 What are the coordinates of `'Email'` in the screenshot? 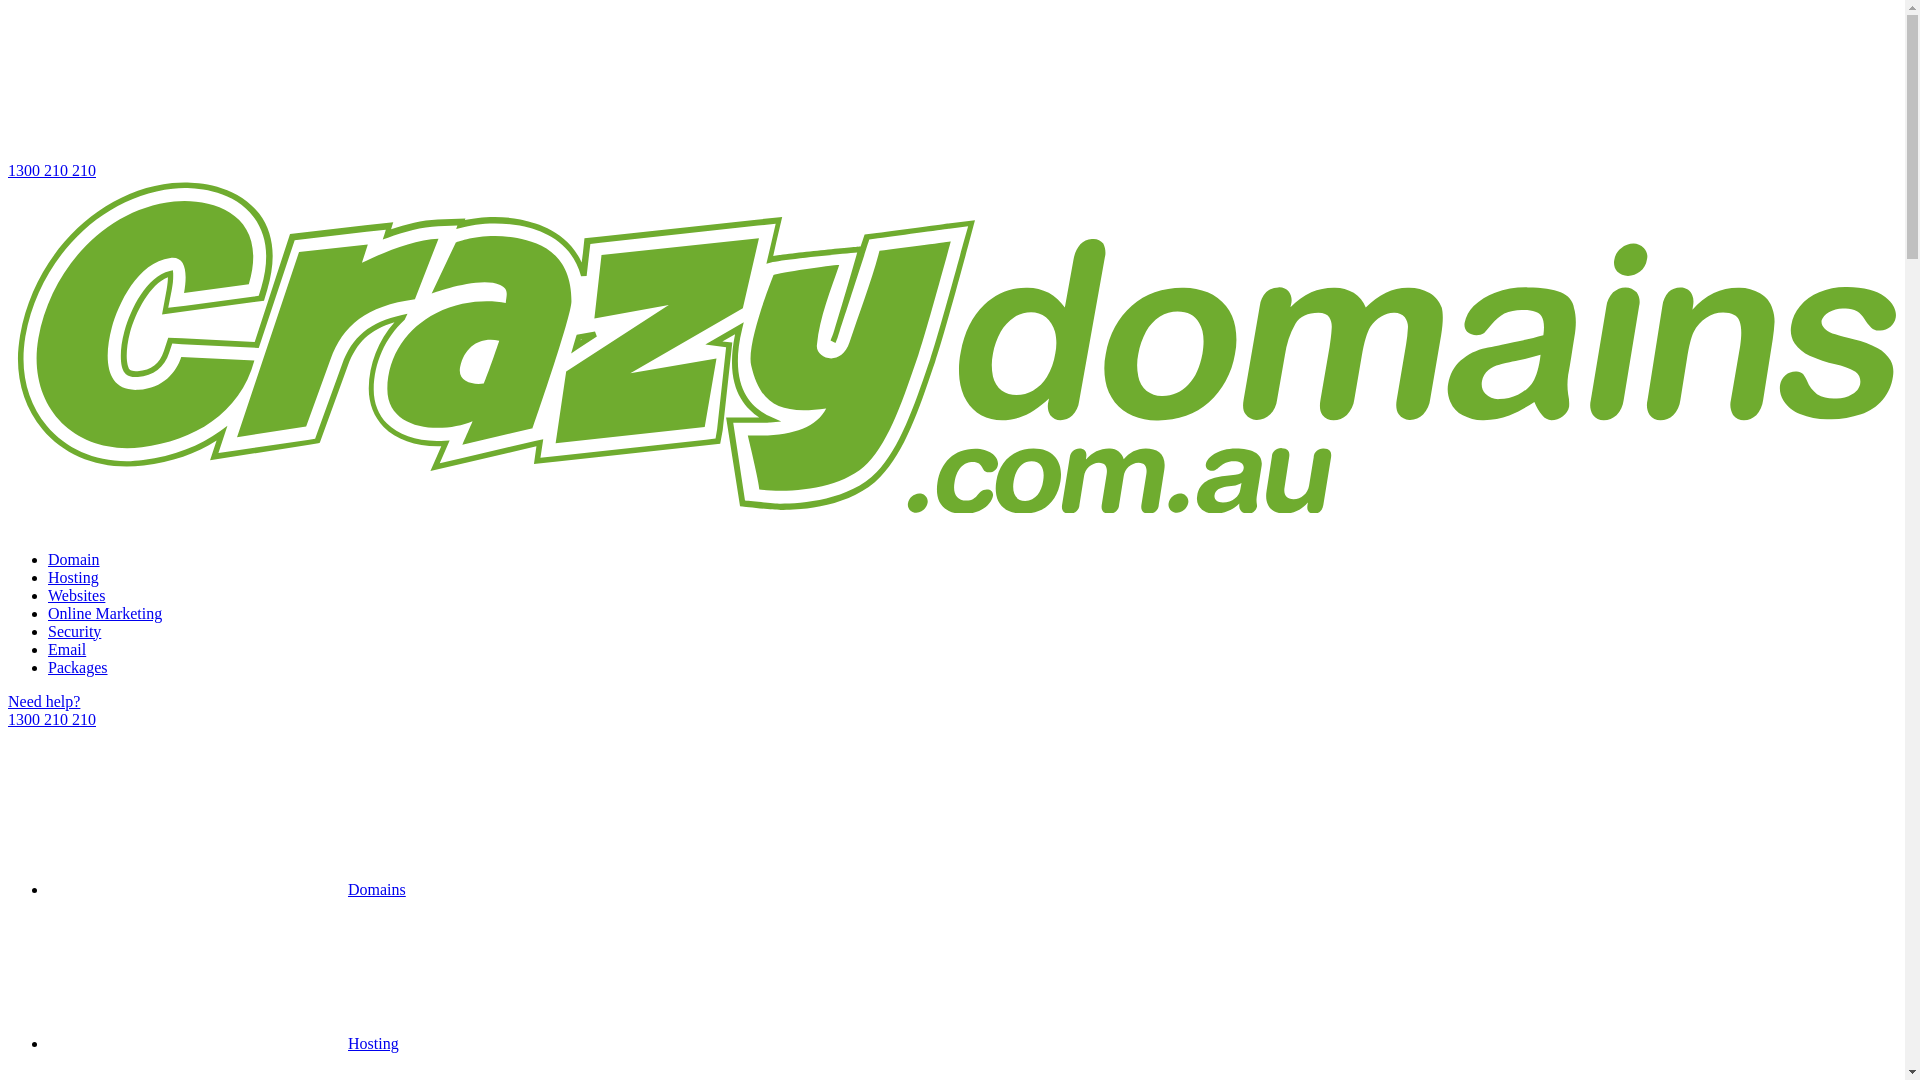 It's located at (67, 649).